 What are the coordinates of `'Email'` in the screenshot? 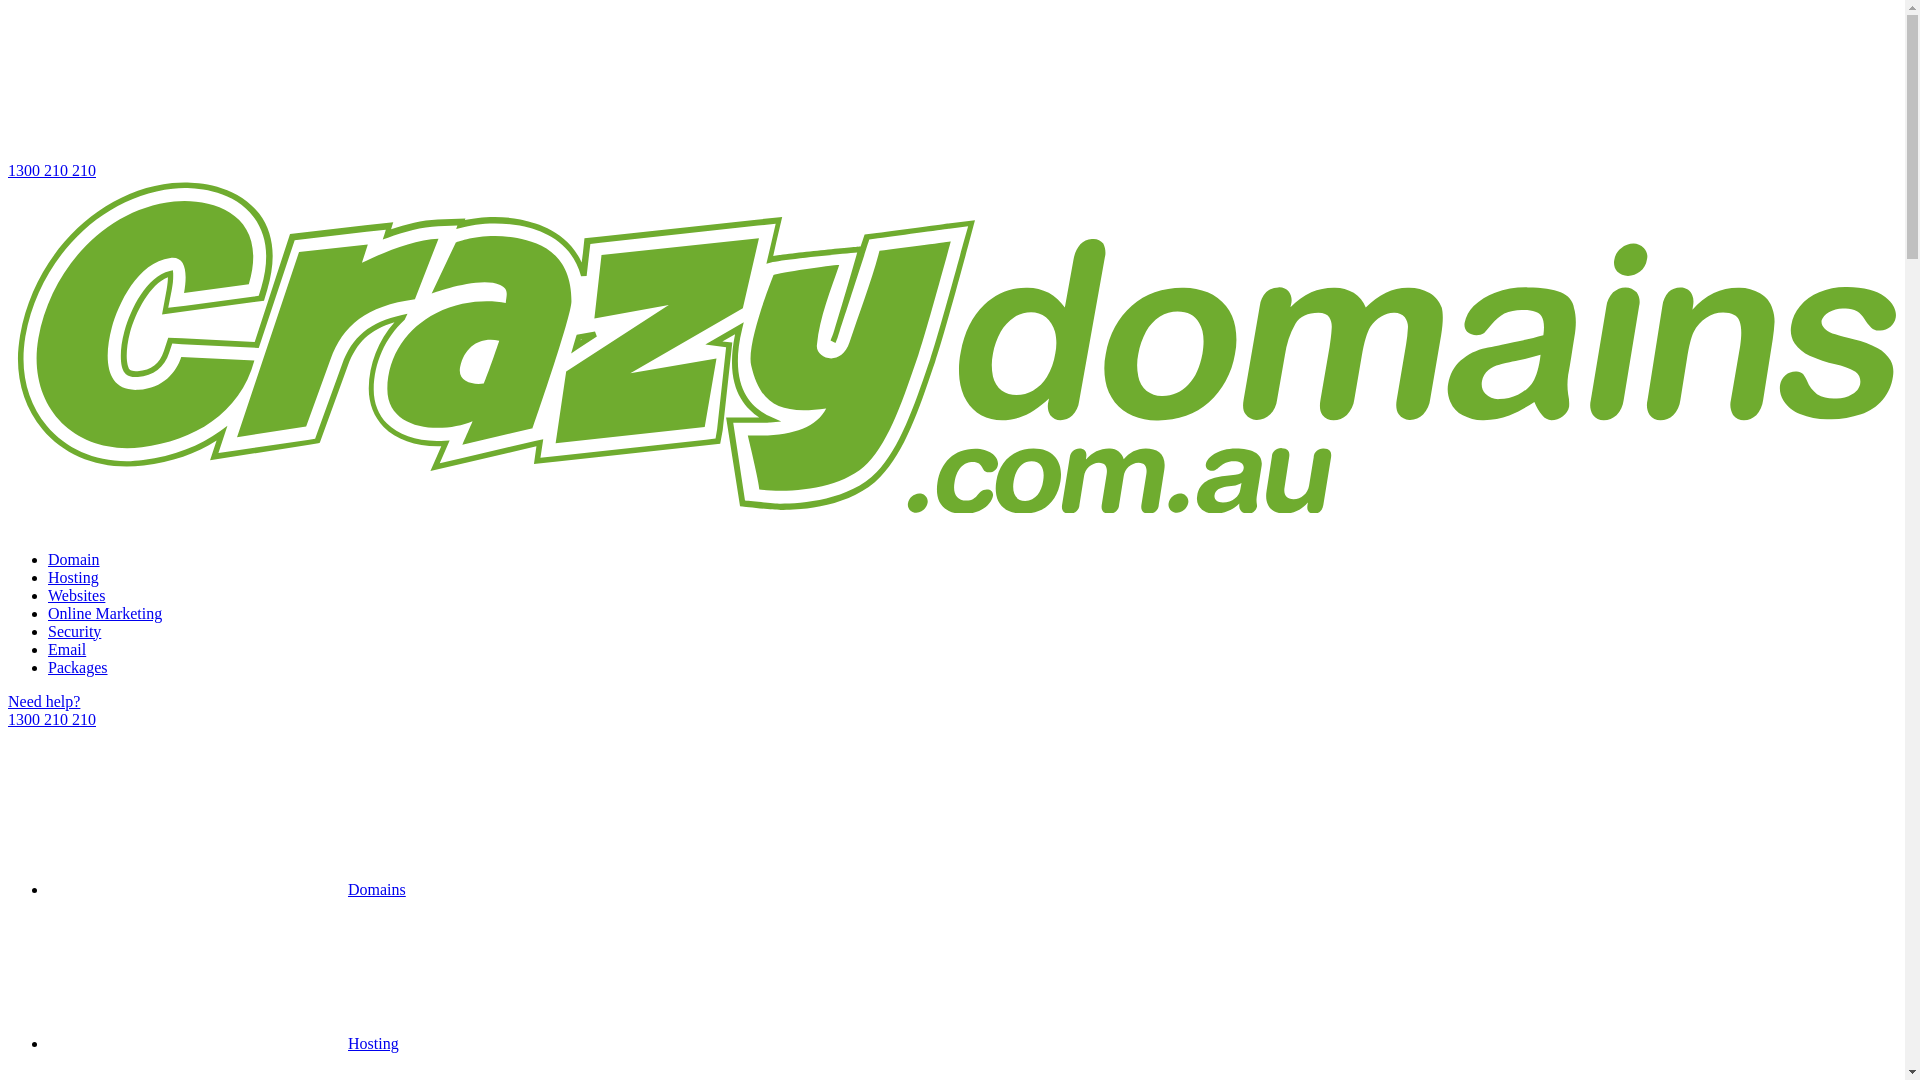 It's located at (67, 649).